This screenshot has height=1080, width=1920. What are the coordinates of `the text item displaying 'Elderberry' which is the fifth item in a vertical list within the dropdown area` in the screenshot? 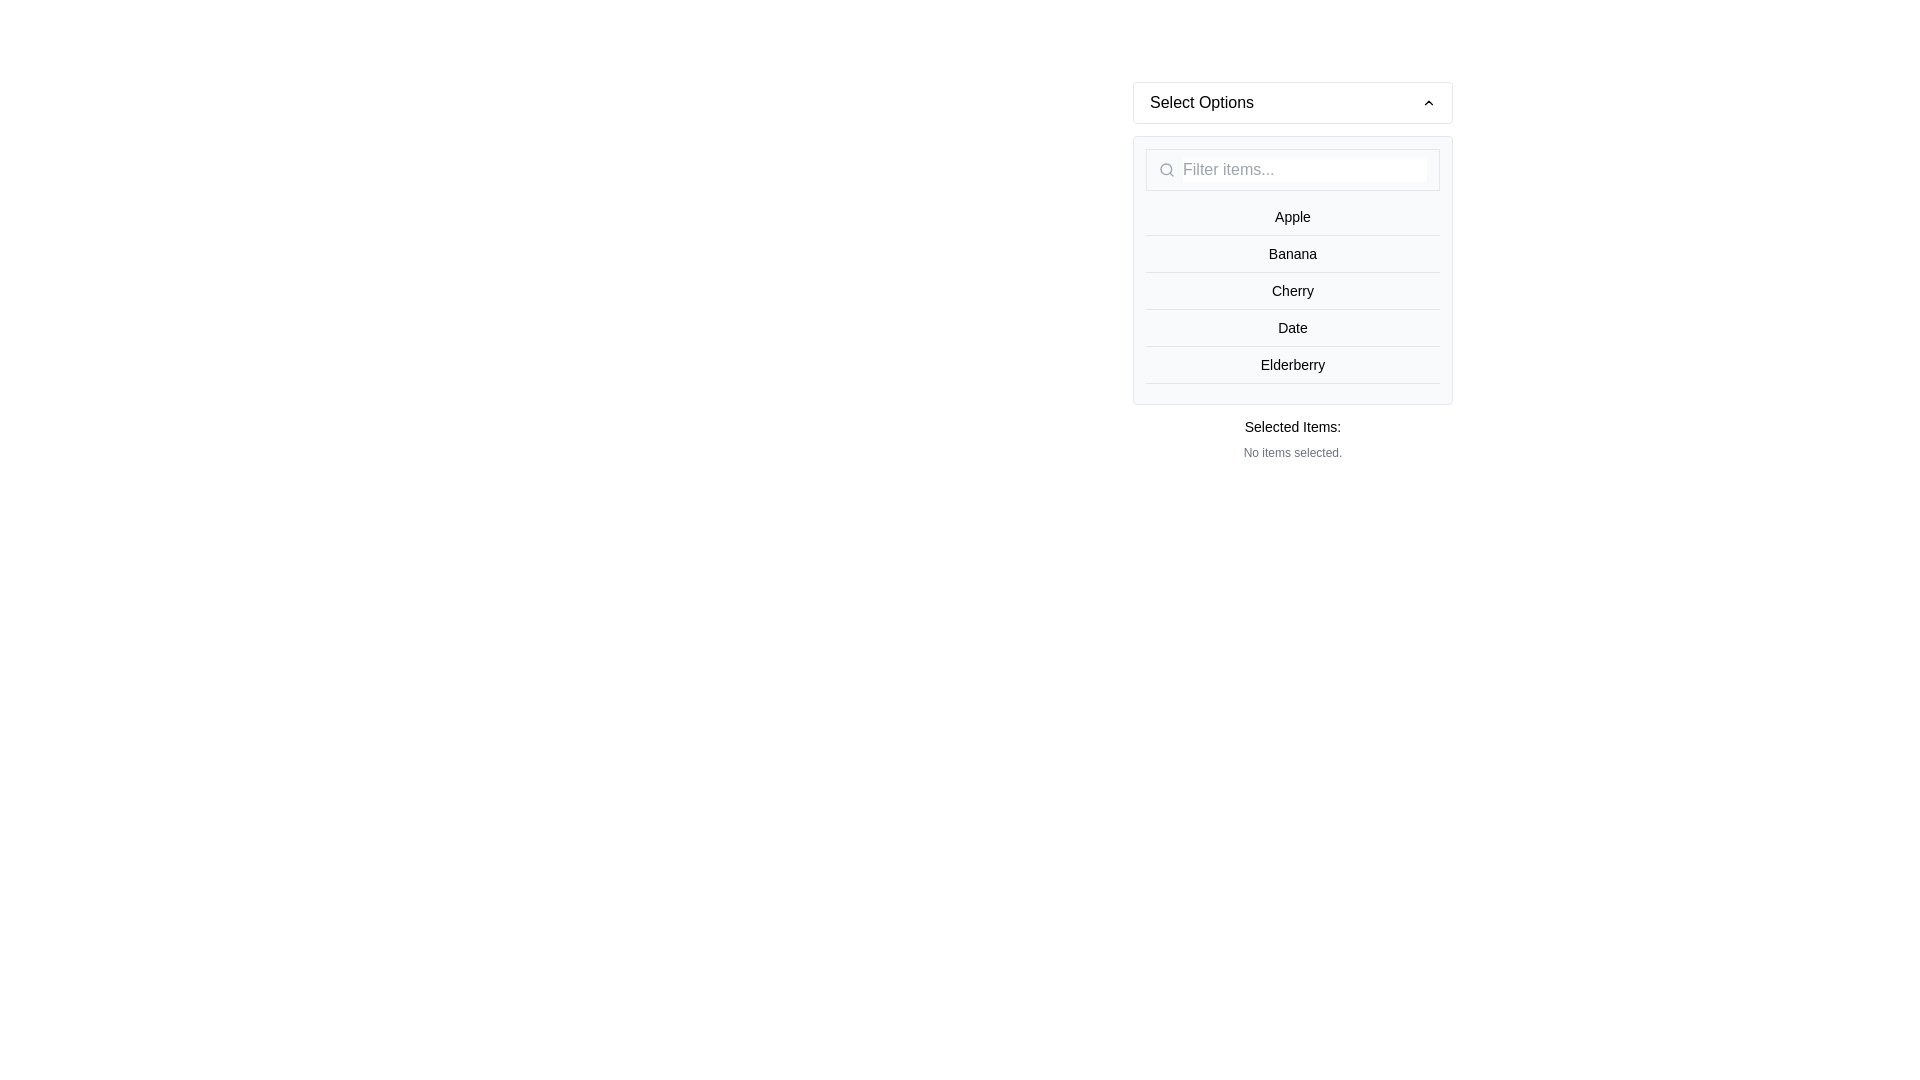 It's located at (1292, 365).